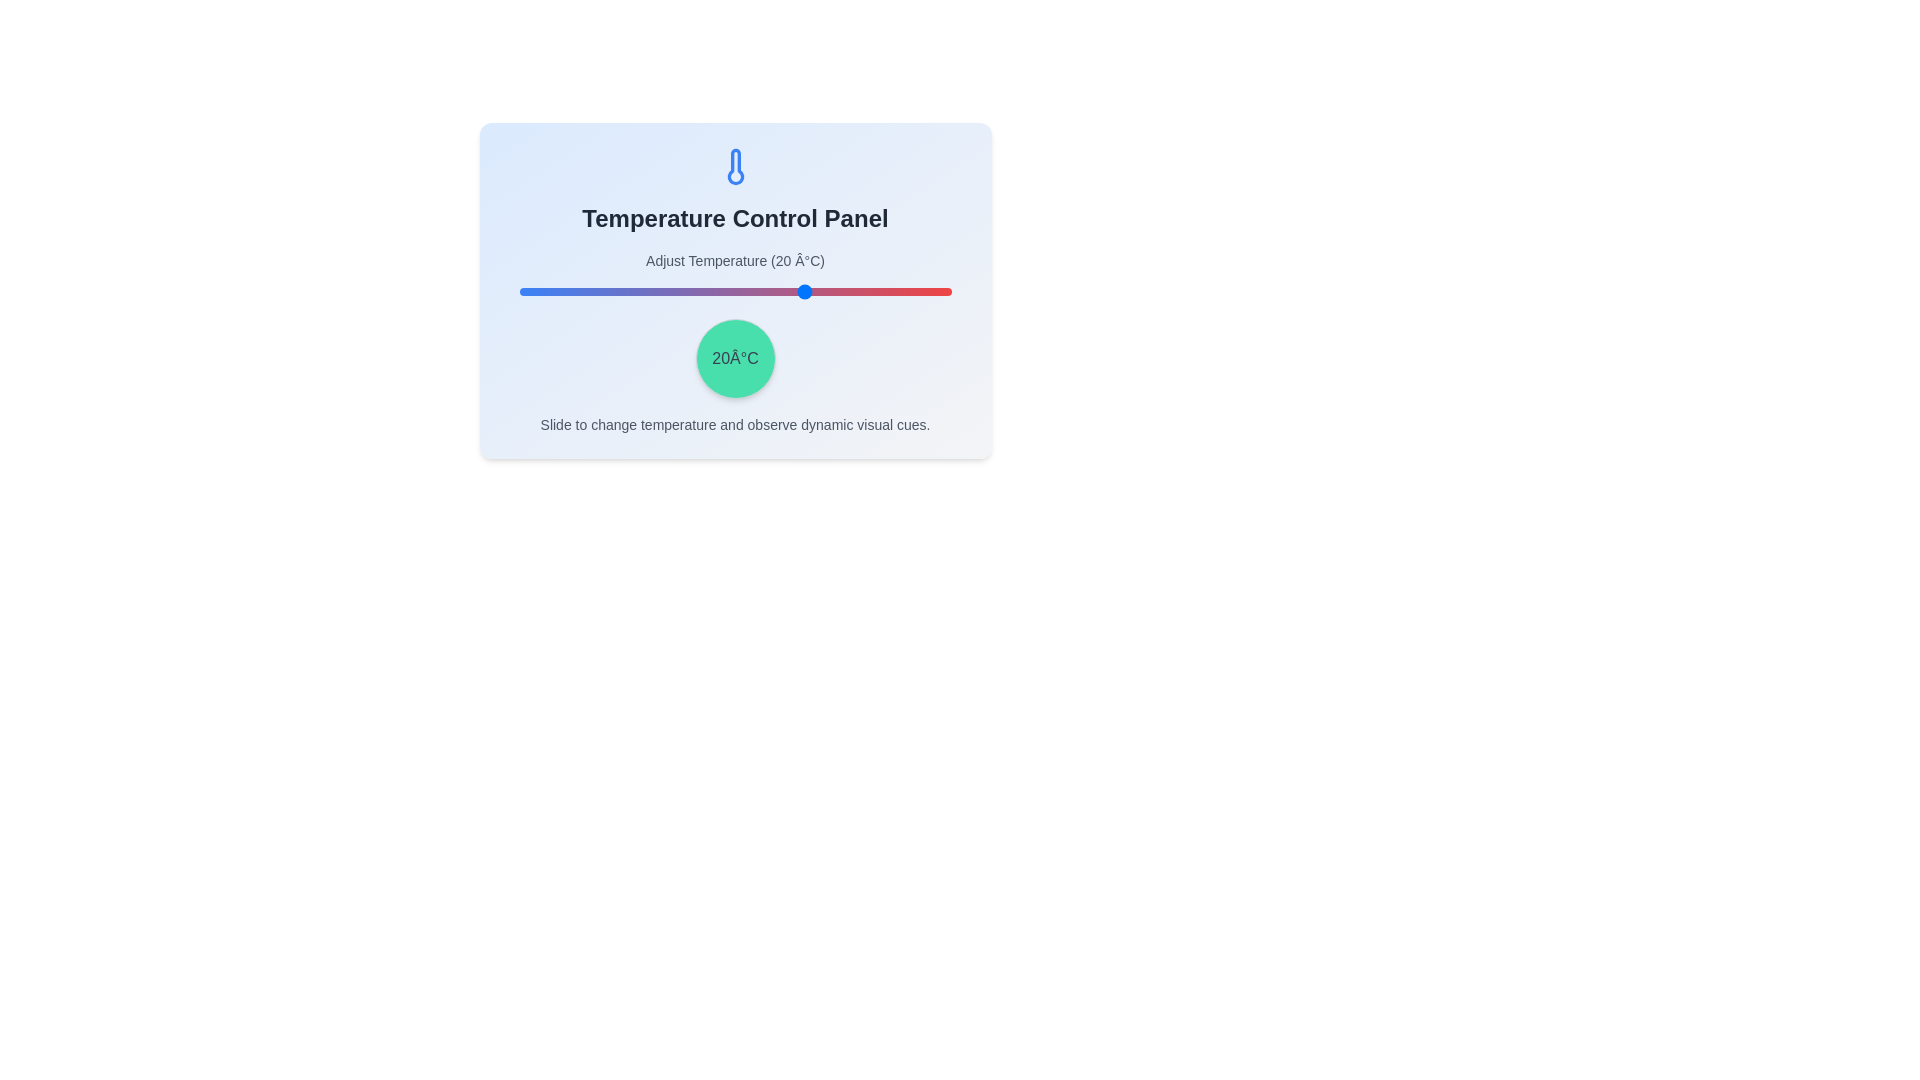  What do you see at coordinates (874, 292) in the screenshot?
I see `the temperature to 34°C using the slider` at bounding box center [874, 292].